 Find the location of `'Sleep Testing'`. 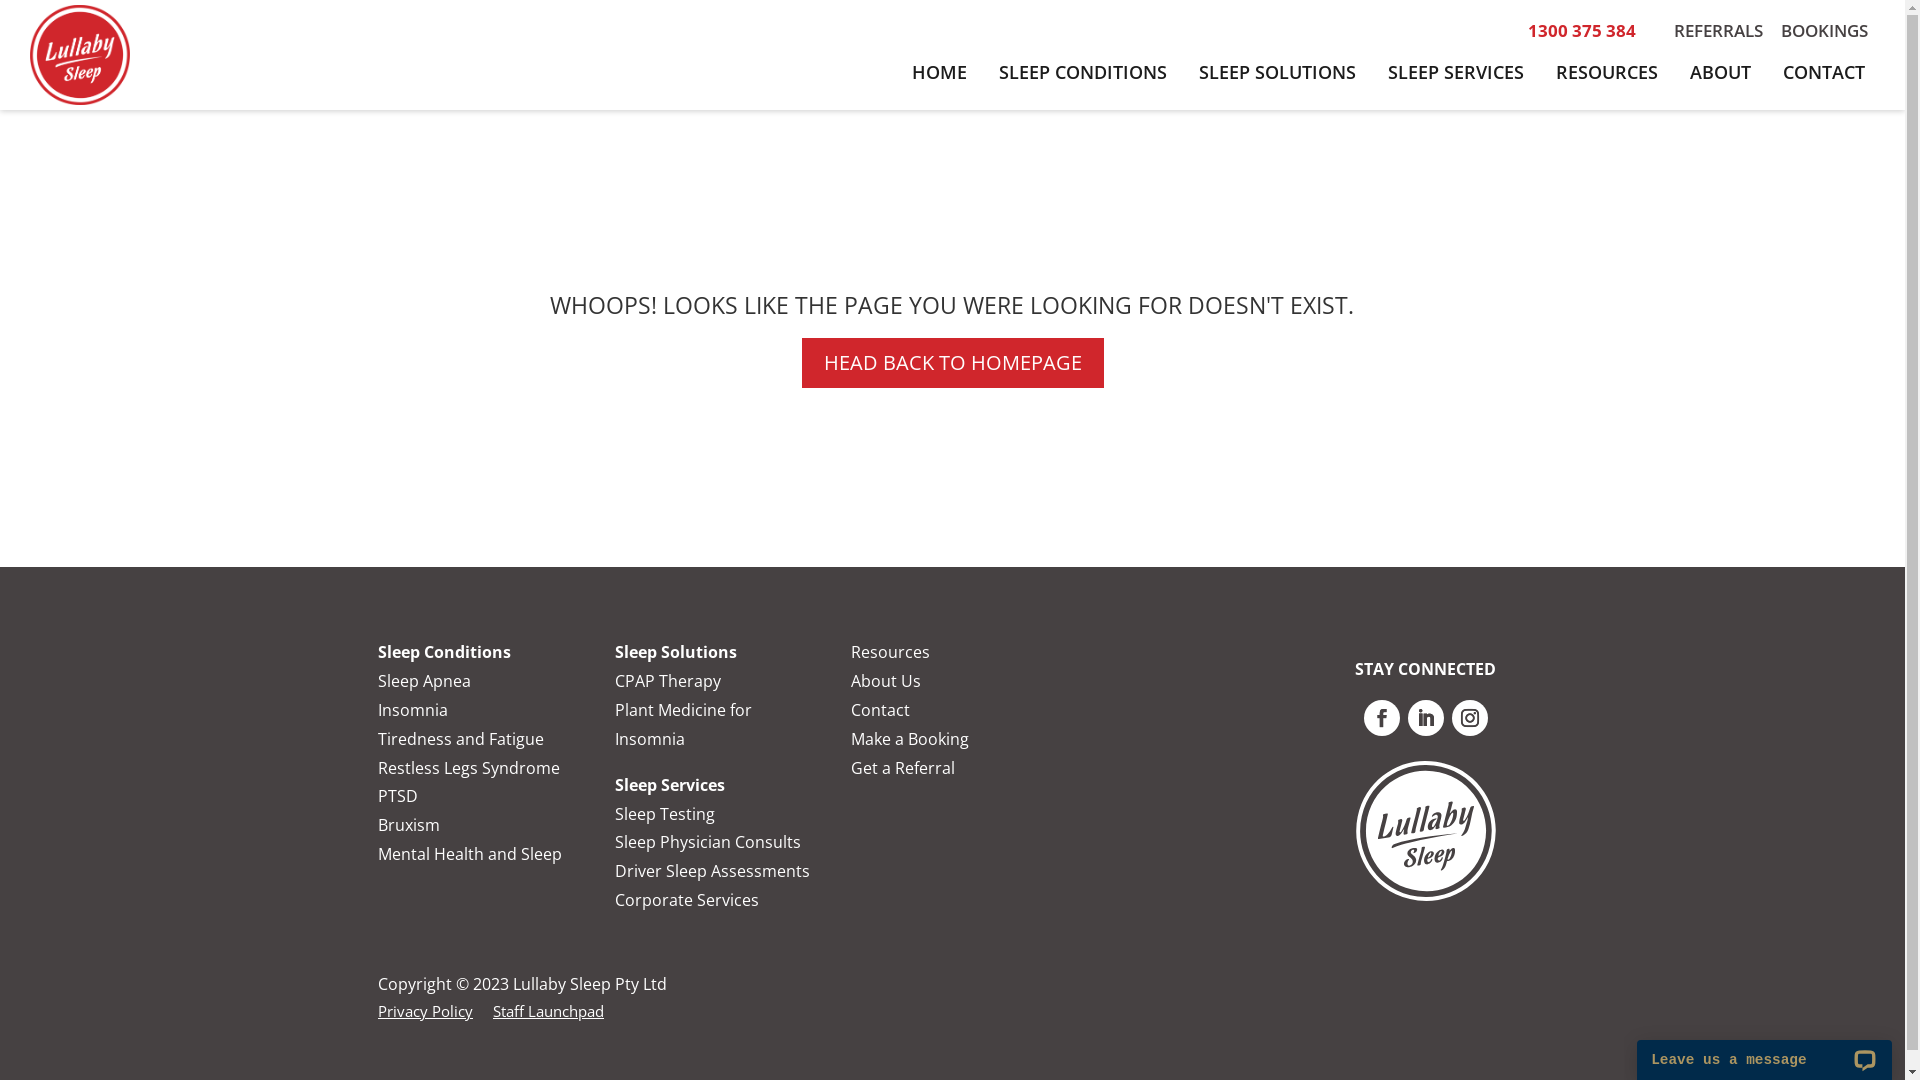

'Sleep Testing' is located at coordinates (665, 813).